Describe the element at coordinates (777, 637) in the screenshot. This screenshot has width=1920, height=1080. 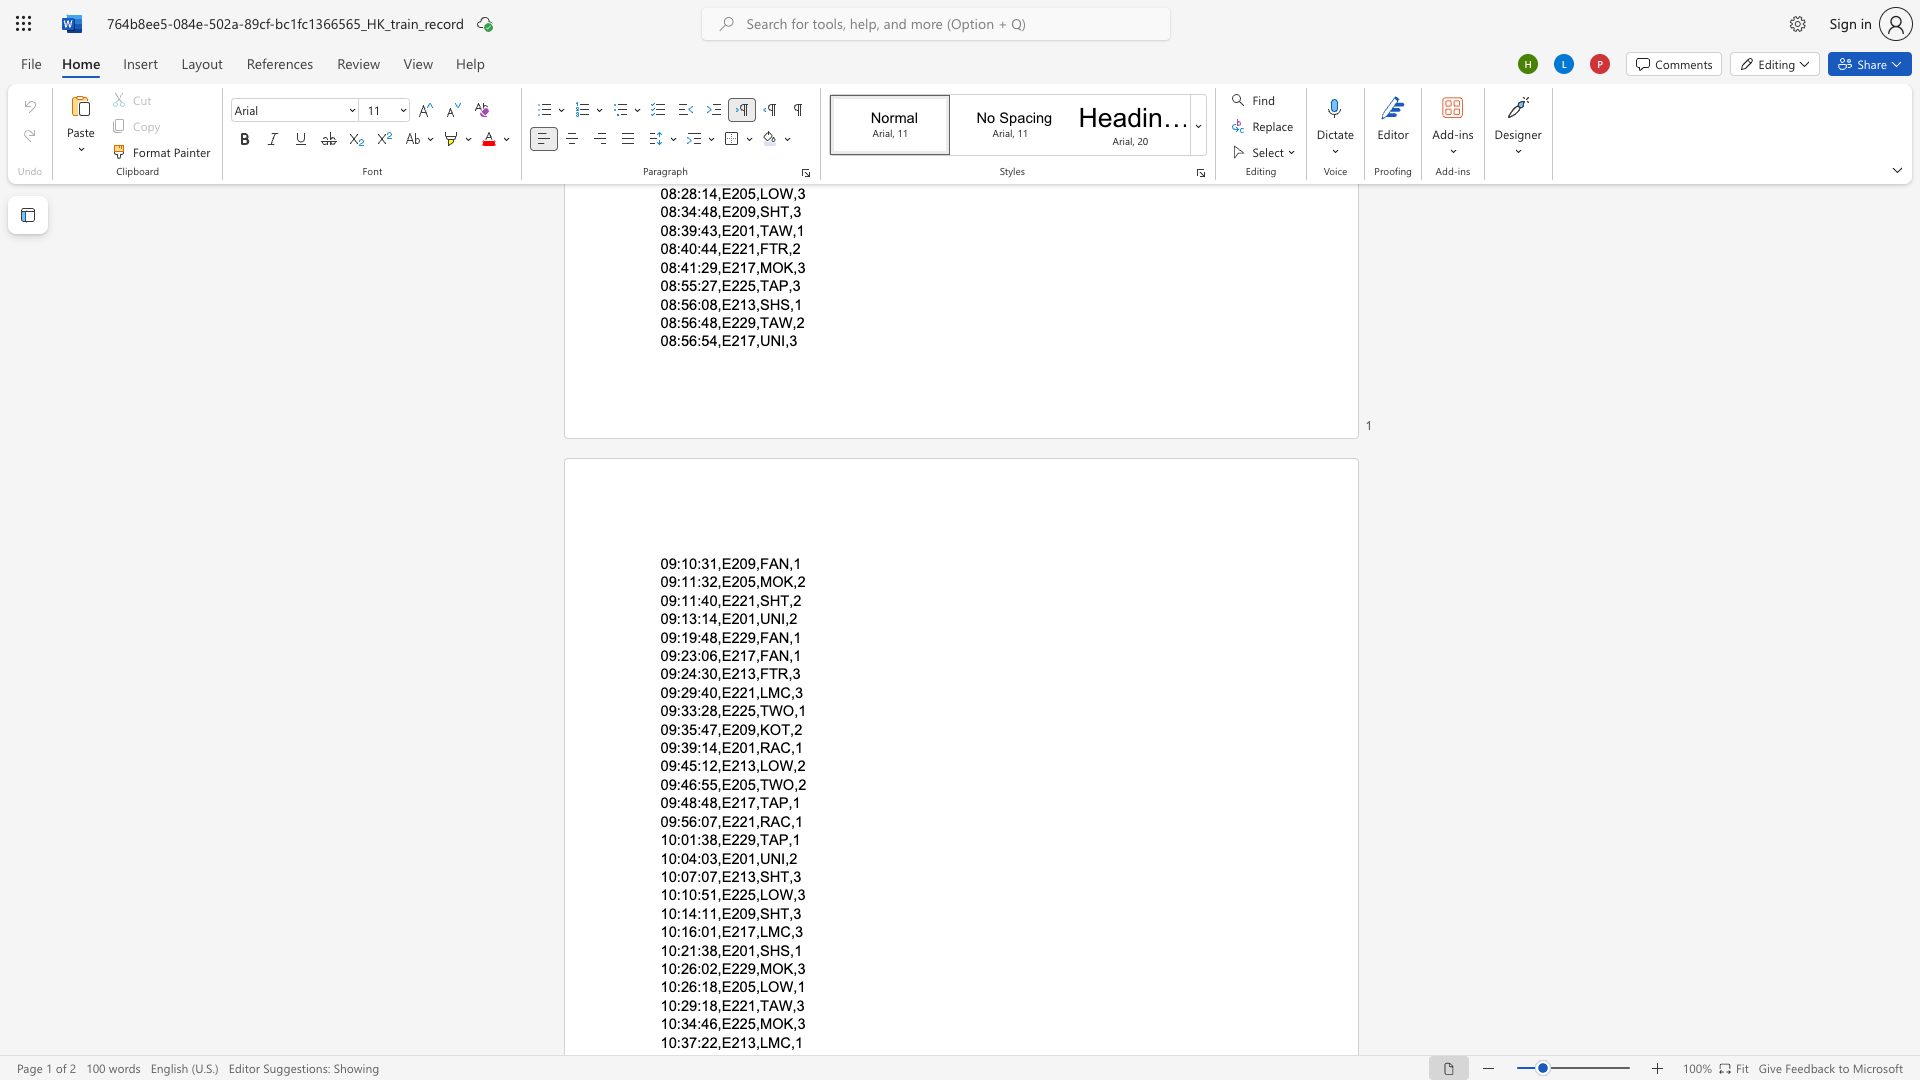
I see `the subset text "N," within the text "09:19:48,E229,FAN,1"` at that location.